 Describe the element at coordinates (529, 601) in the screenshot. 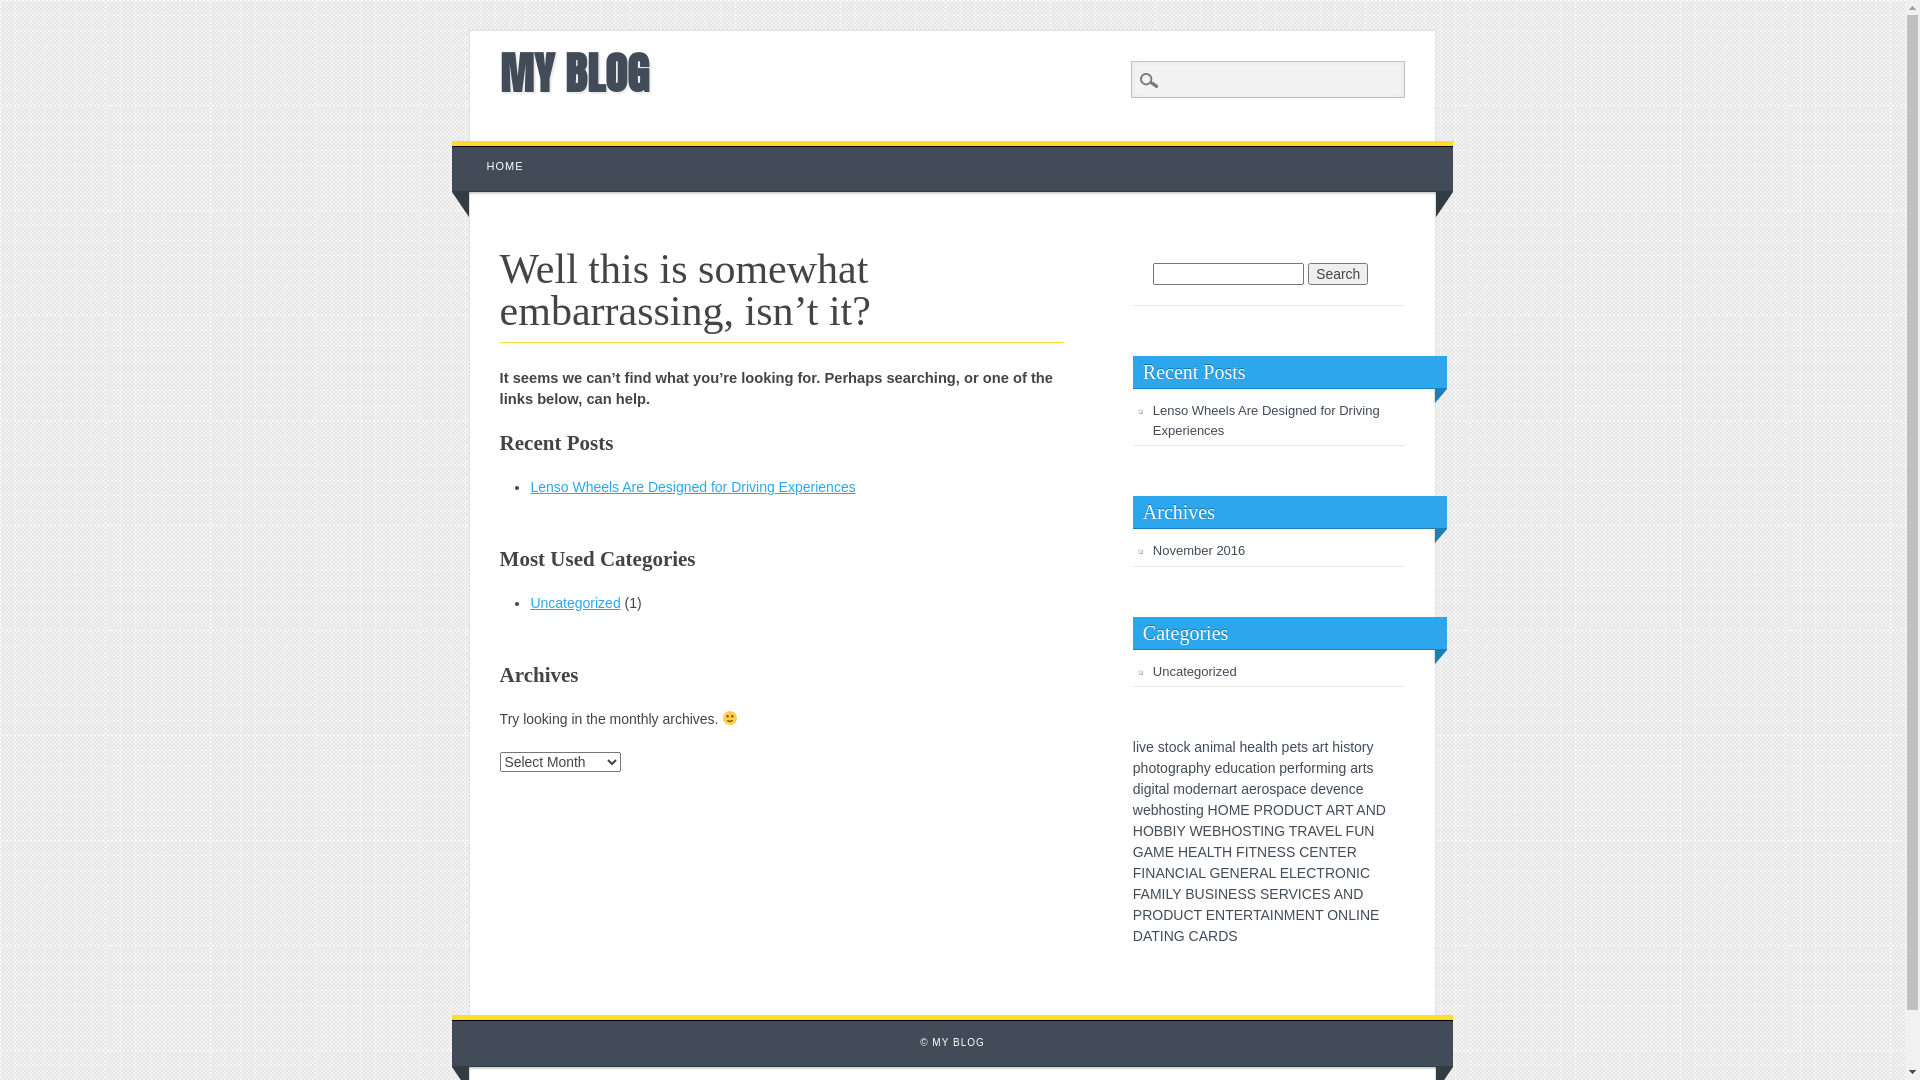

I see `'Uncategorized'` at that location.